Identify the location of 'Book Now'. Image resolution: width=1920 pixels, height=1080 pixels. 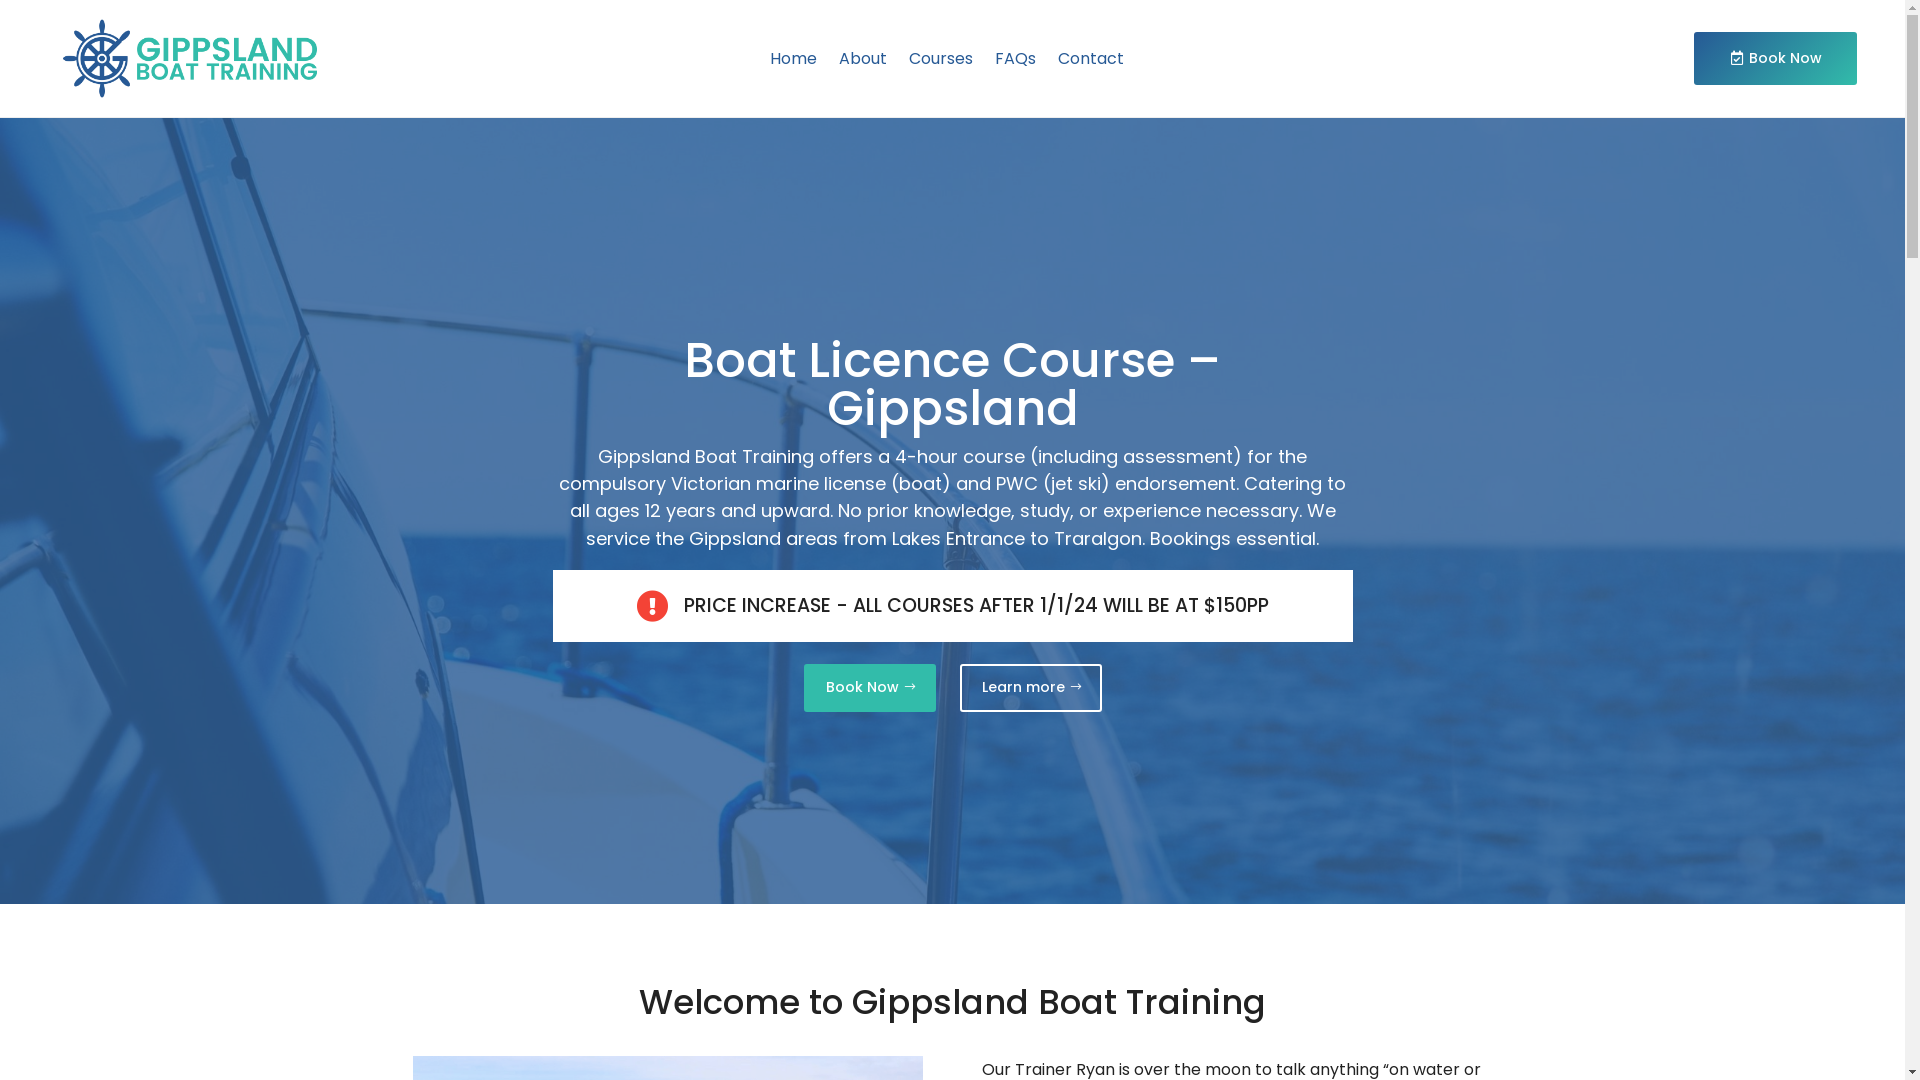
(869, 686).